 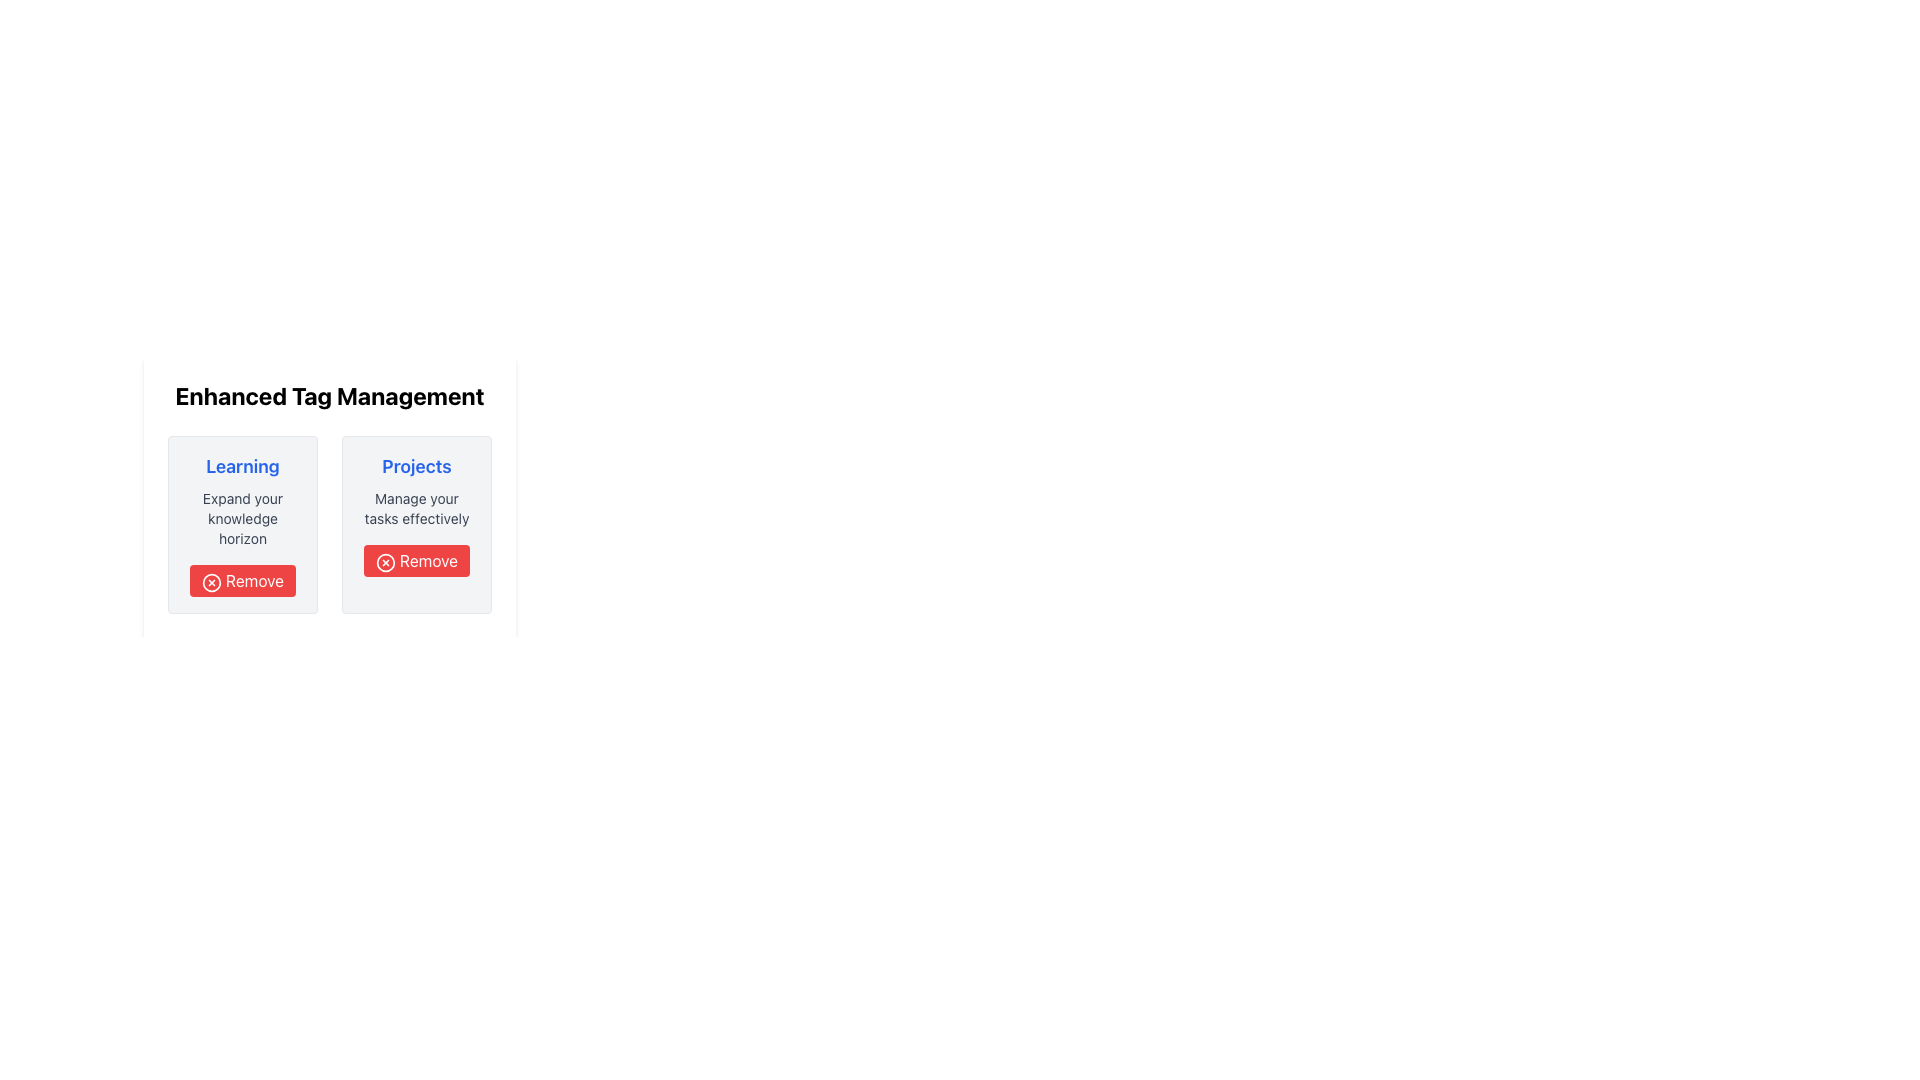 What do you see at coordinates (242, 581) in the screenshot?
I see `the red rectangular button labeled 'Remove' located at the bottom of the 'Learning' card in the 'Enhanced Tag Management' interface` at bounding box center [242, 581].